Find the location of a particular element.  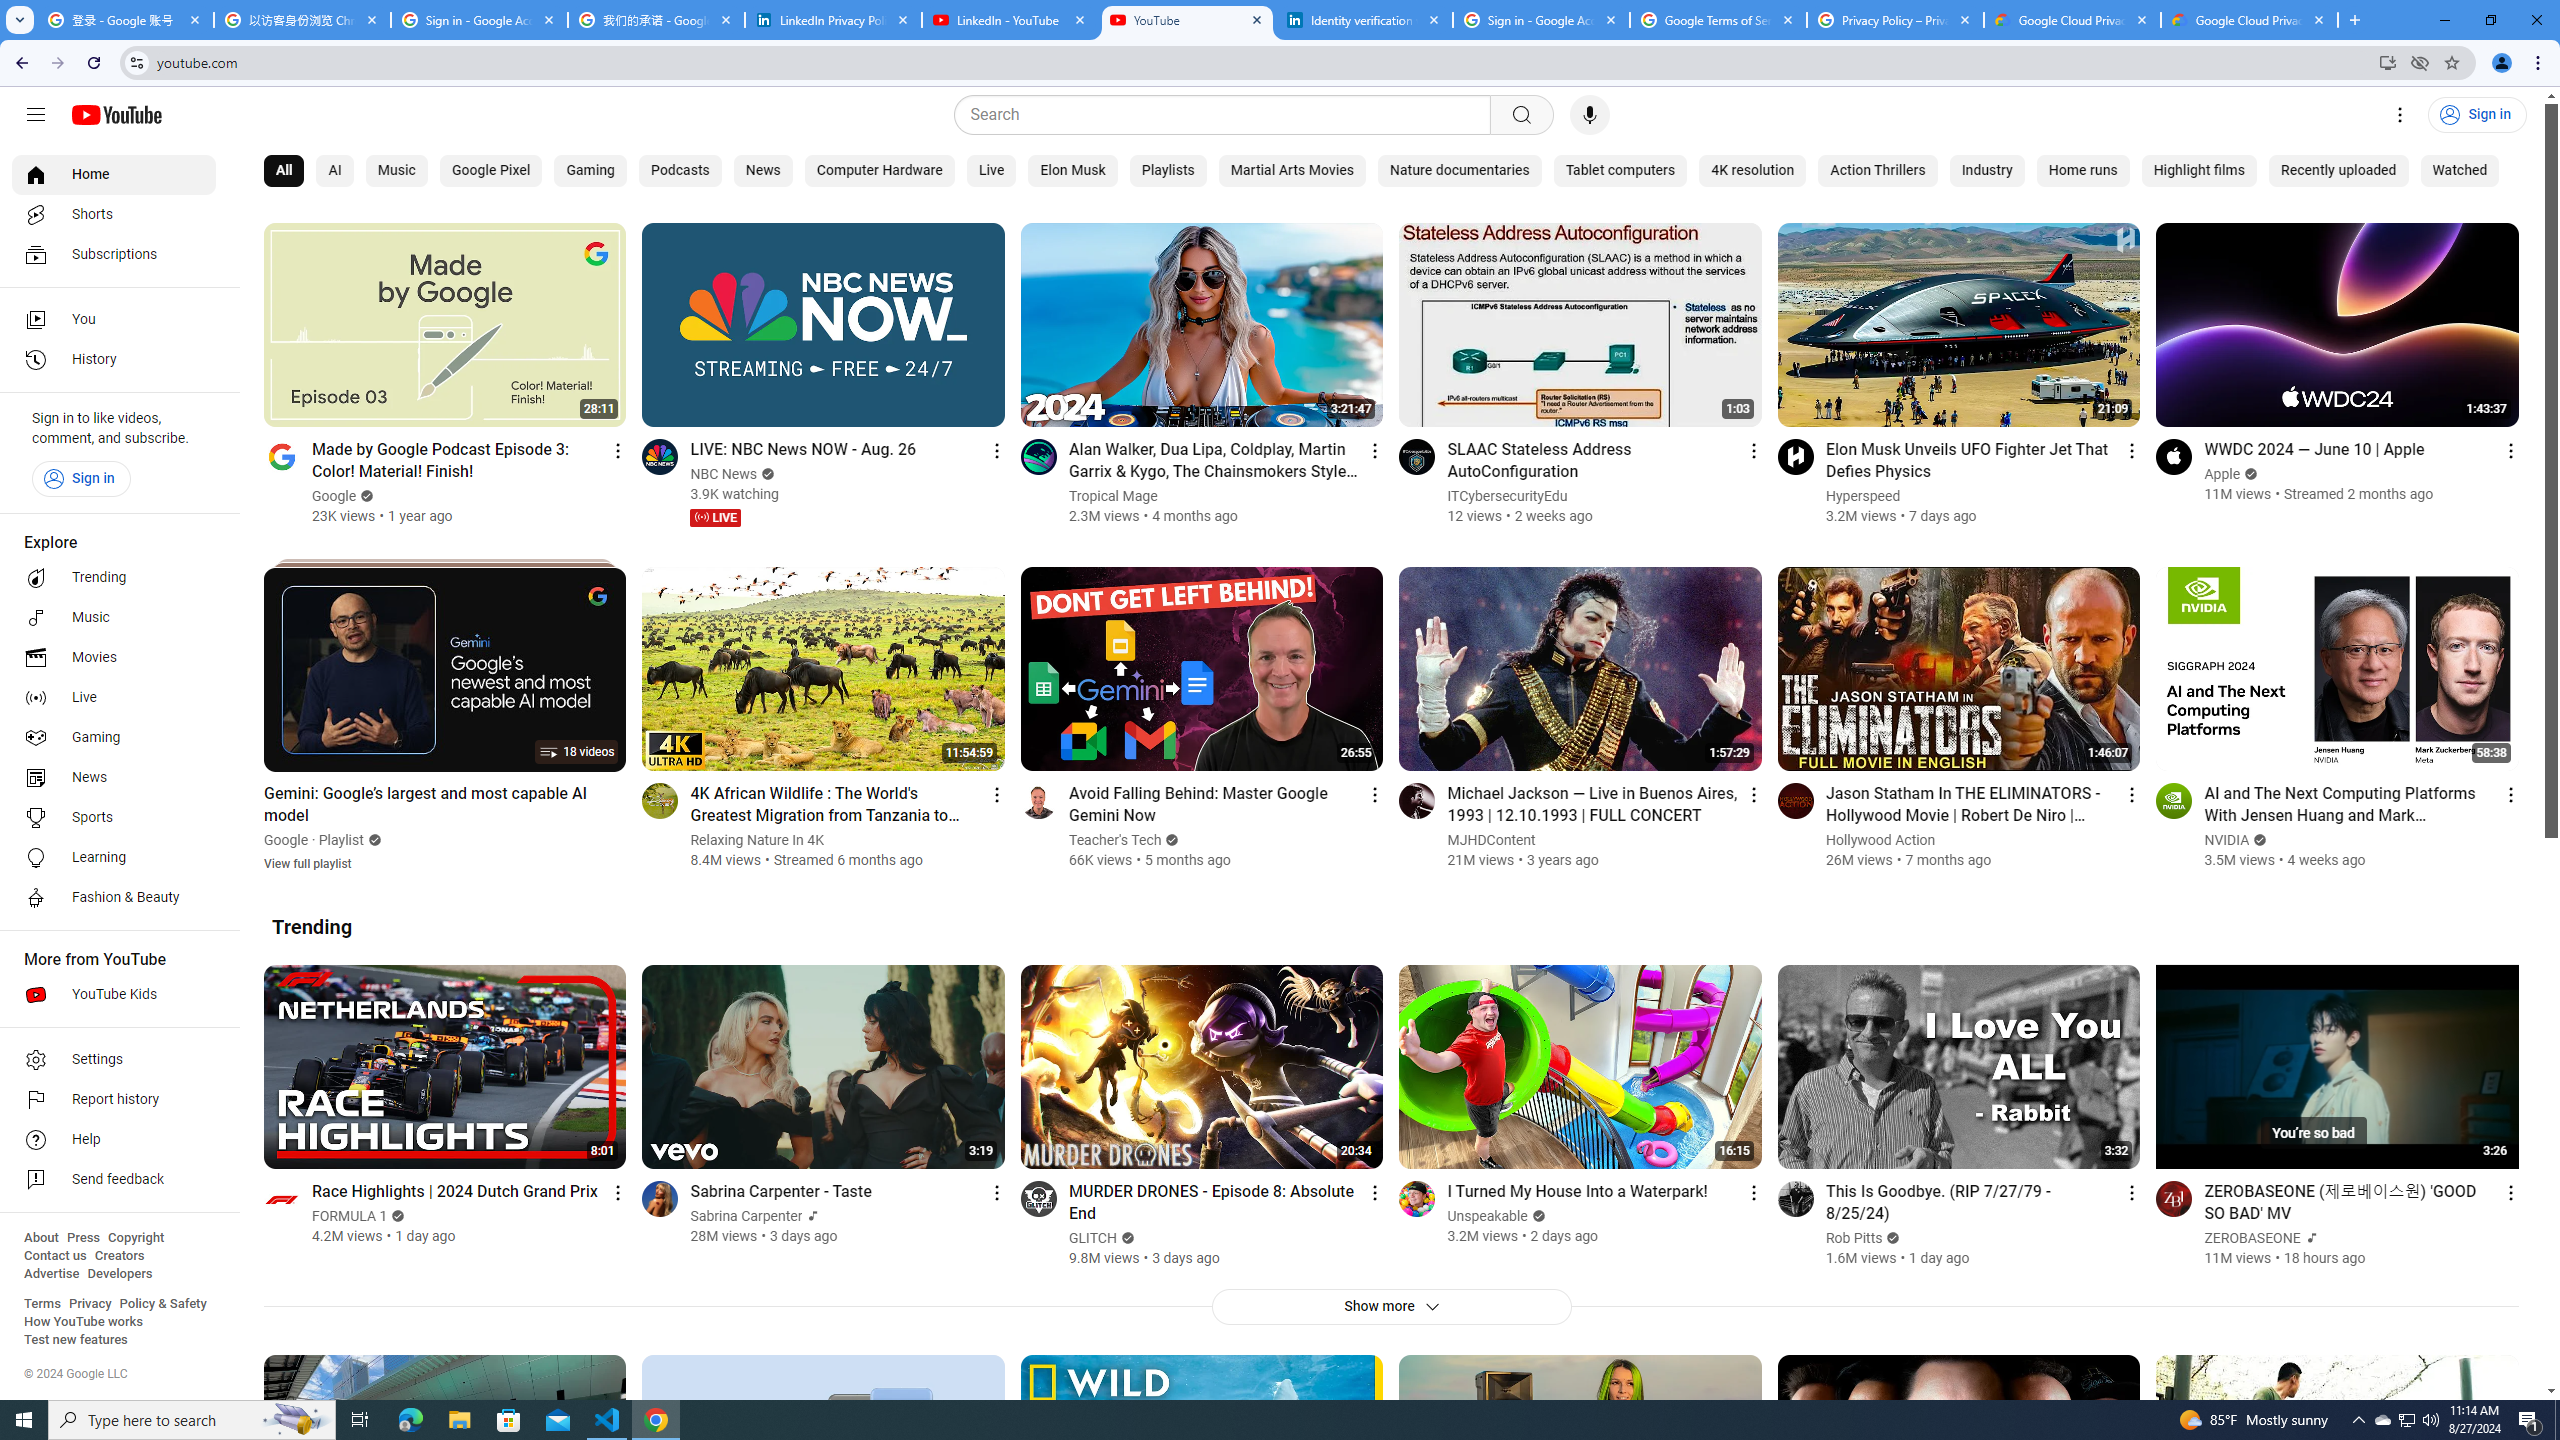

'Hollywood Action' is located at coordinates (1880, 839).